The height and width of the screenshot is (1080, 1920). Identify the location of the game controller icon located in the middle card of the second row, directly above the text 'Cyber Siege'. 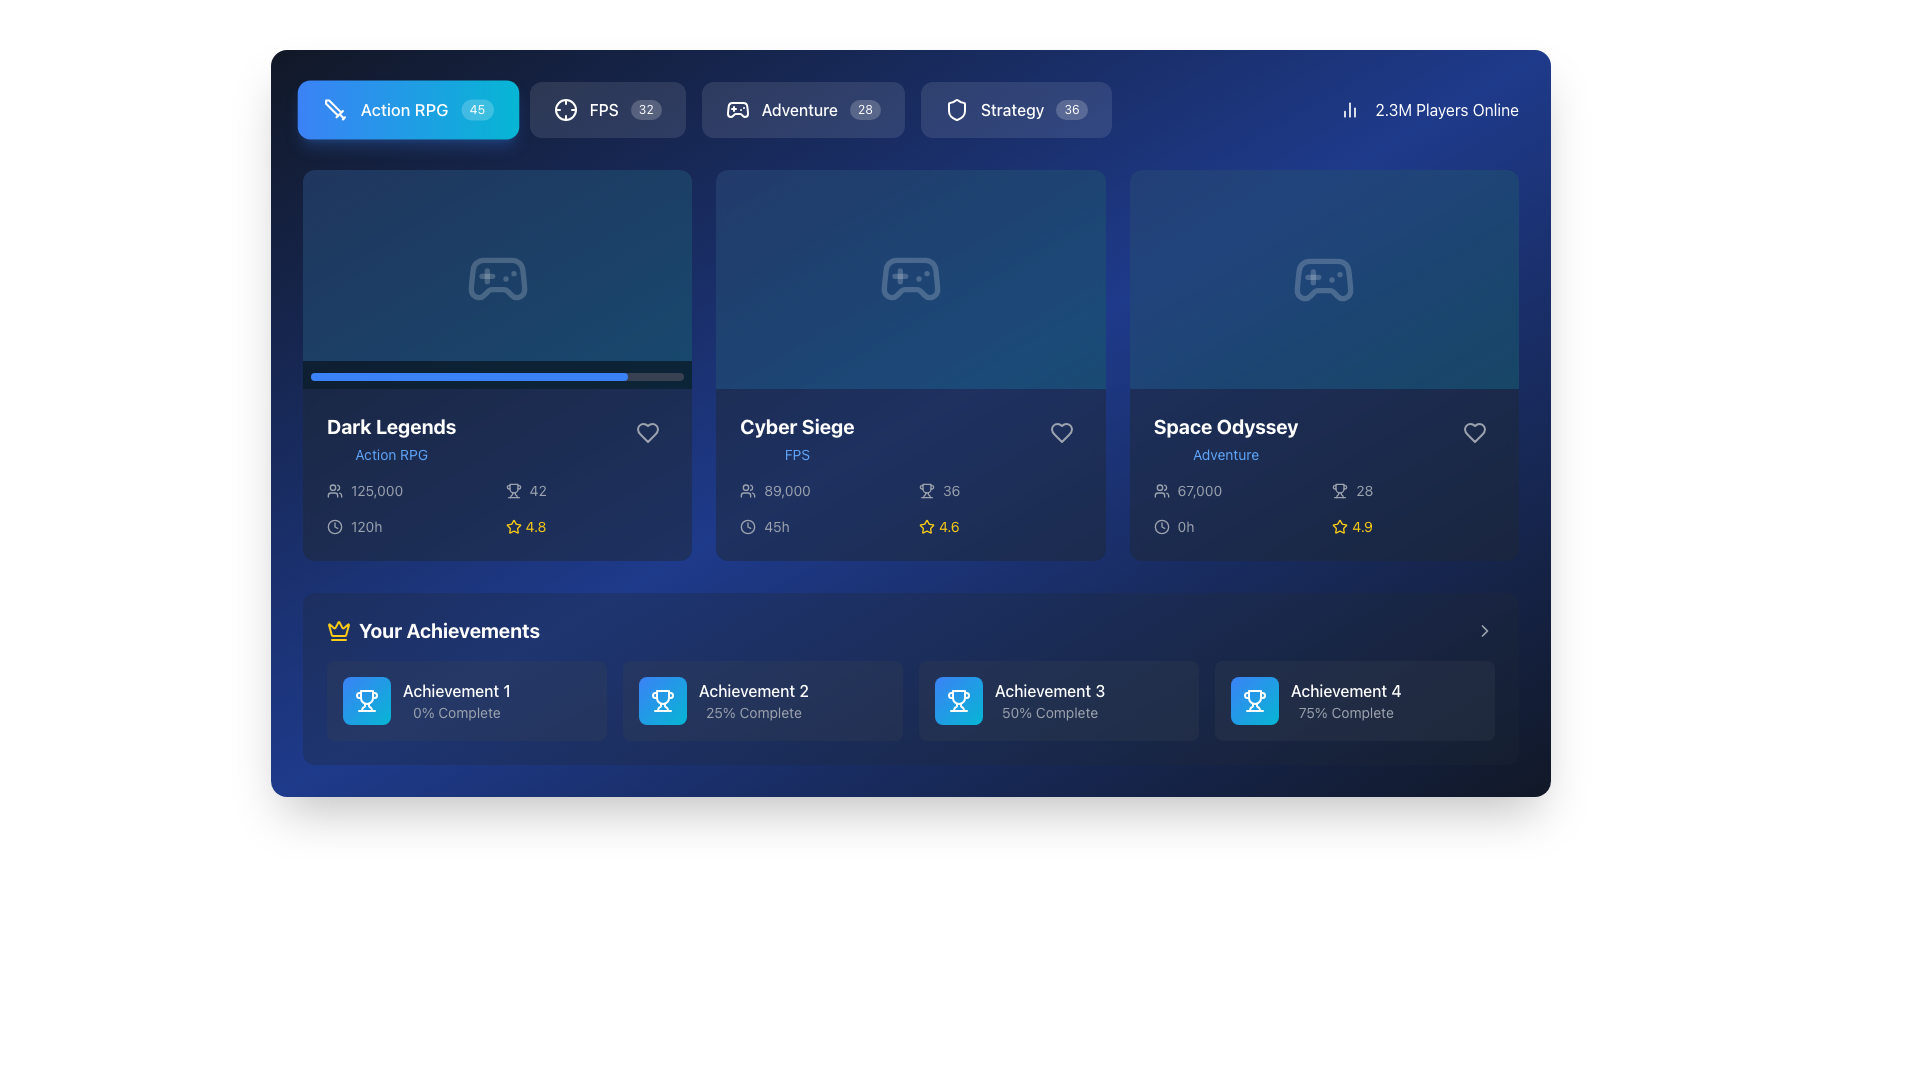
(910, 279).